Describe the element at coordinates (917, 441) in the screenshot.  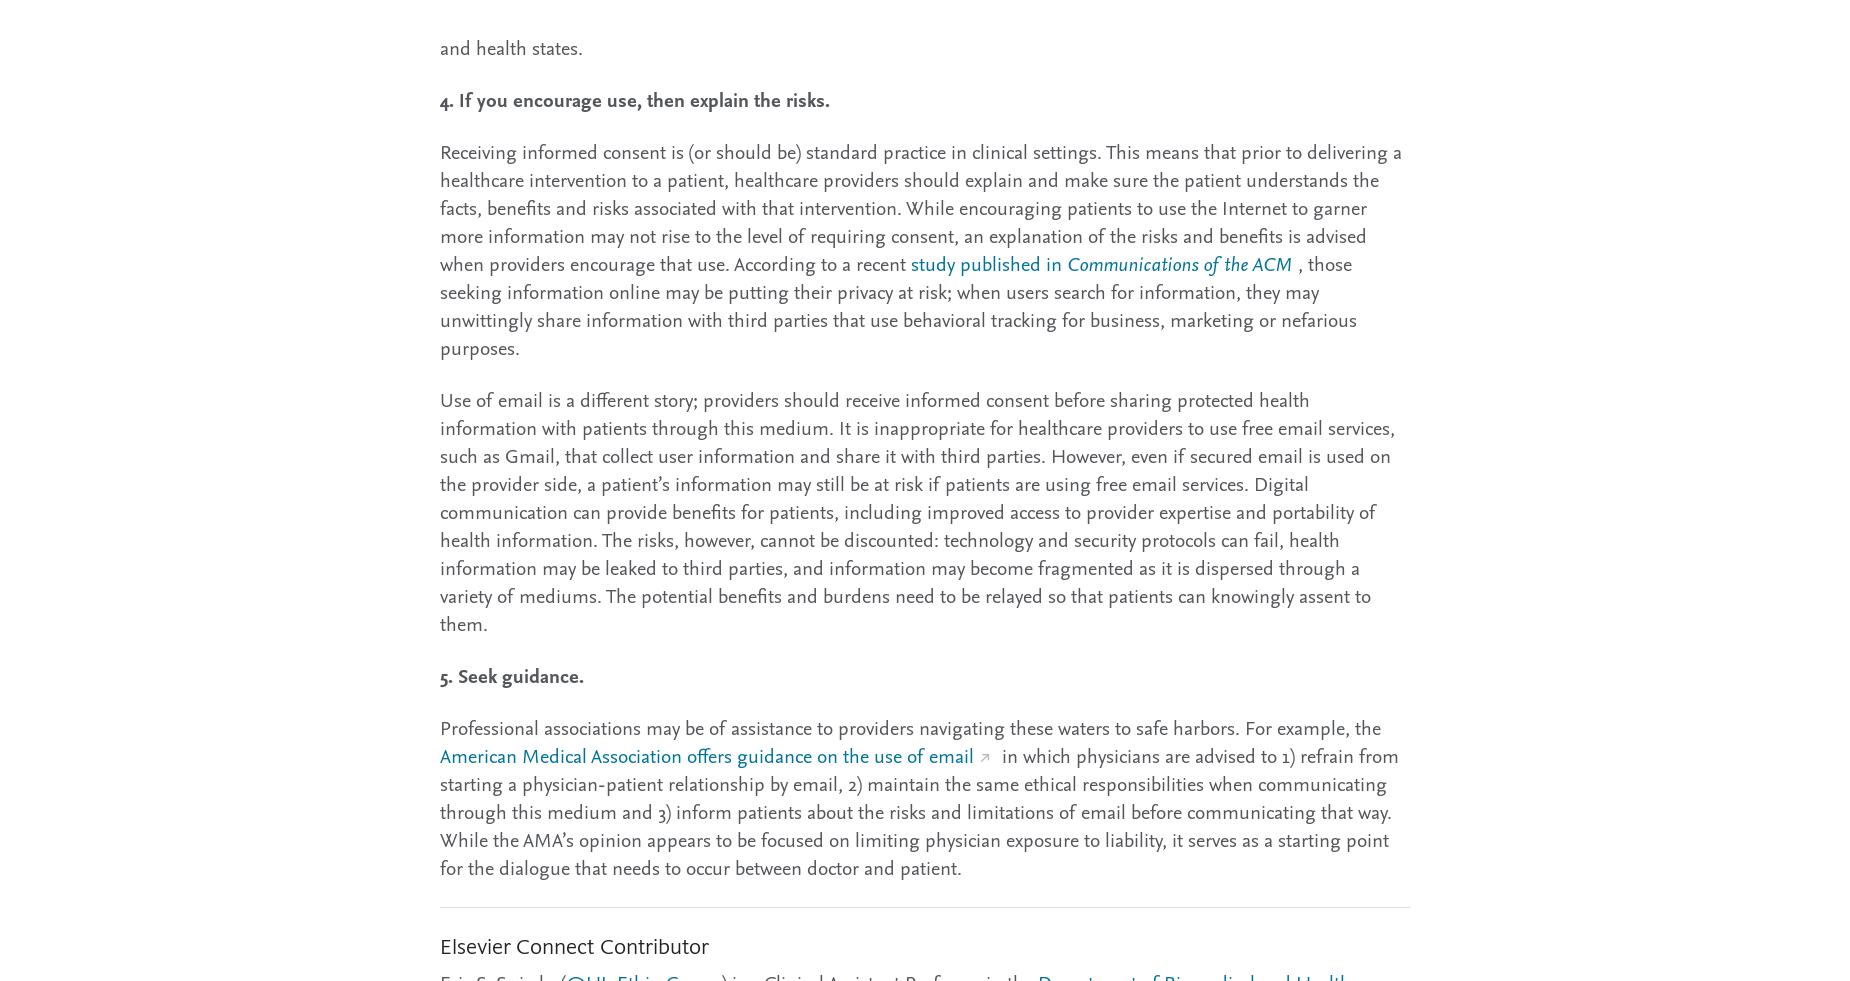
I see `'Use of email is a different story; providers should receive informed consent before sharing protected health information with patients through this medium. It is inappropriate for healthcare providers to use free email services, such as Gmail, that collect user information and share it with third parties.
  However, even if secured email is used on the provider side, a patient’s information may still be at risk if patients are using'` at that location.